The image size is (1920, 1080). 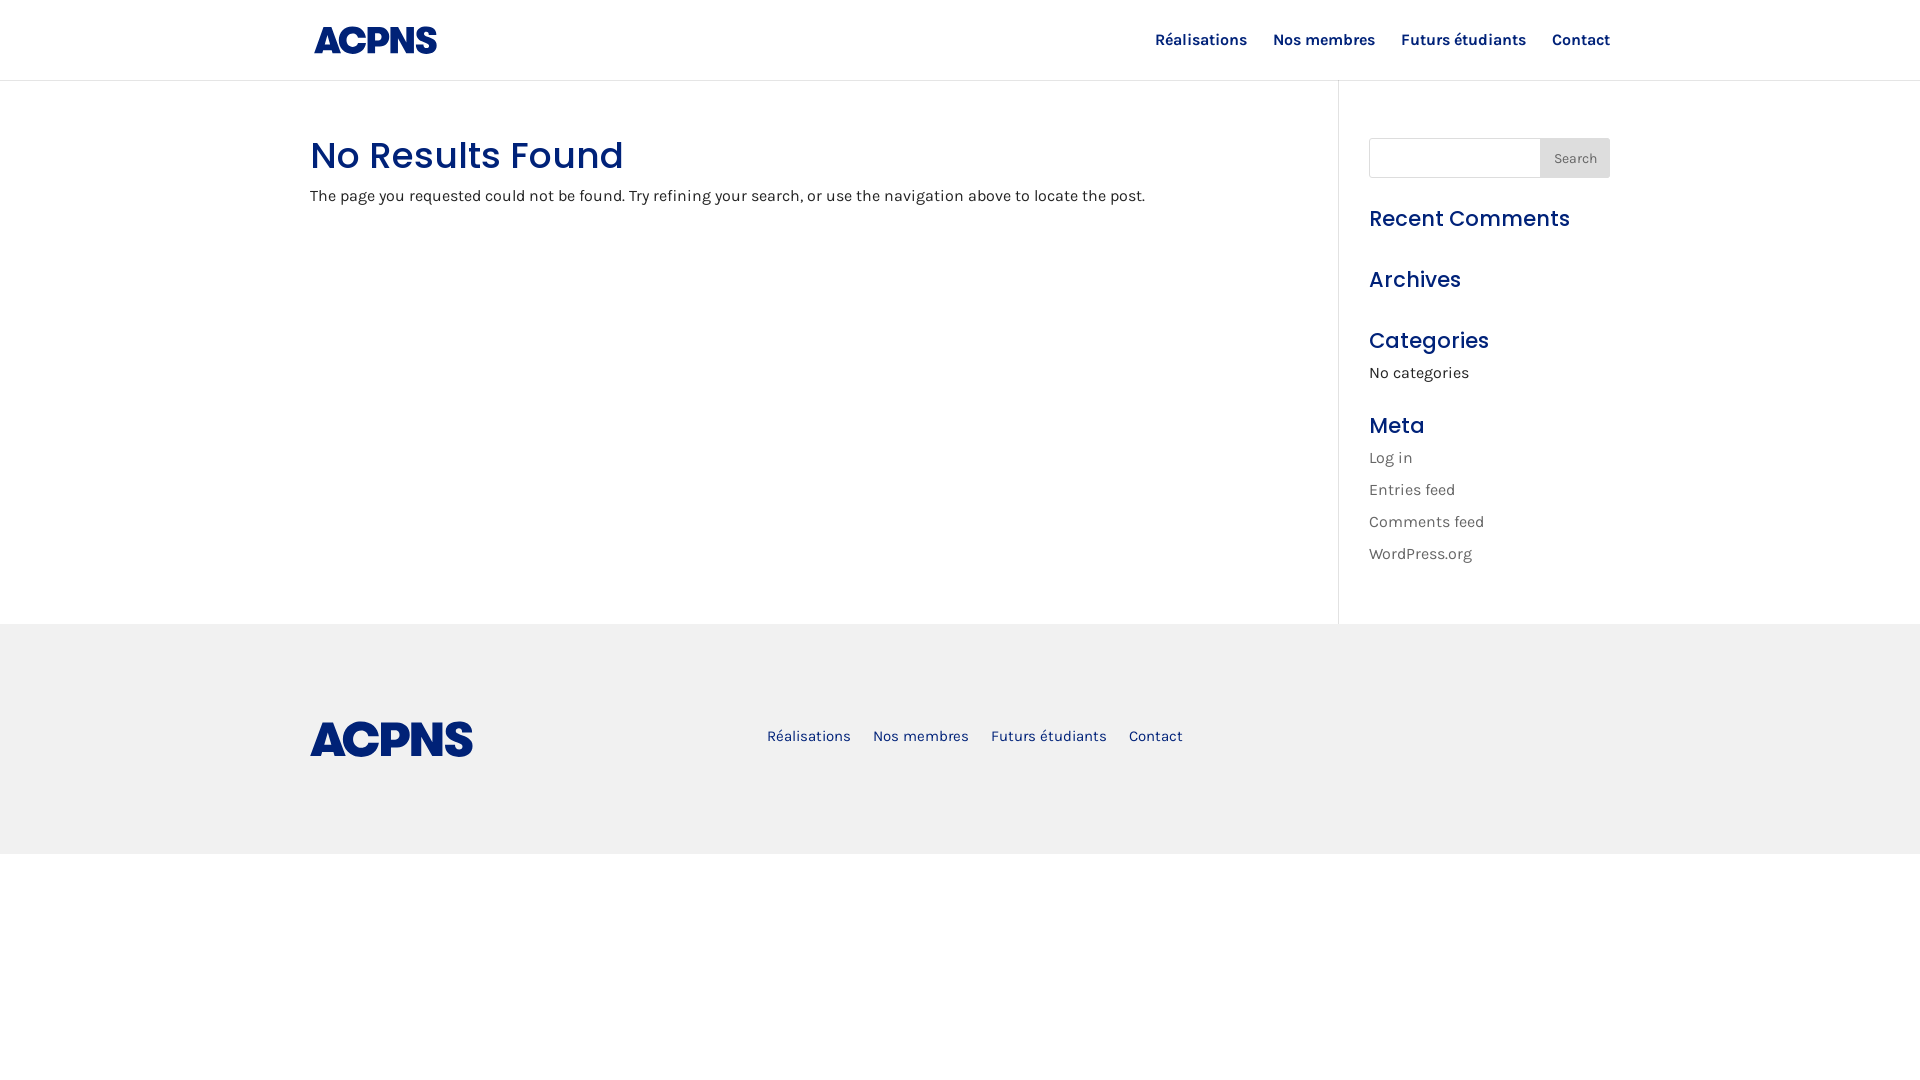 What do you see at coordinates (1425, 520) in the screenshot?
I see `'Comments feed'` at bounding box center [1425, 520].